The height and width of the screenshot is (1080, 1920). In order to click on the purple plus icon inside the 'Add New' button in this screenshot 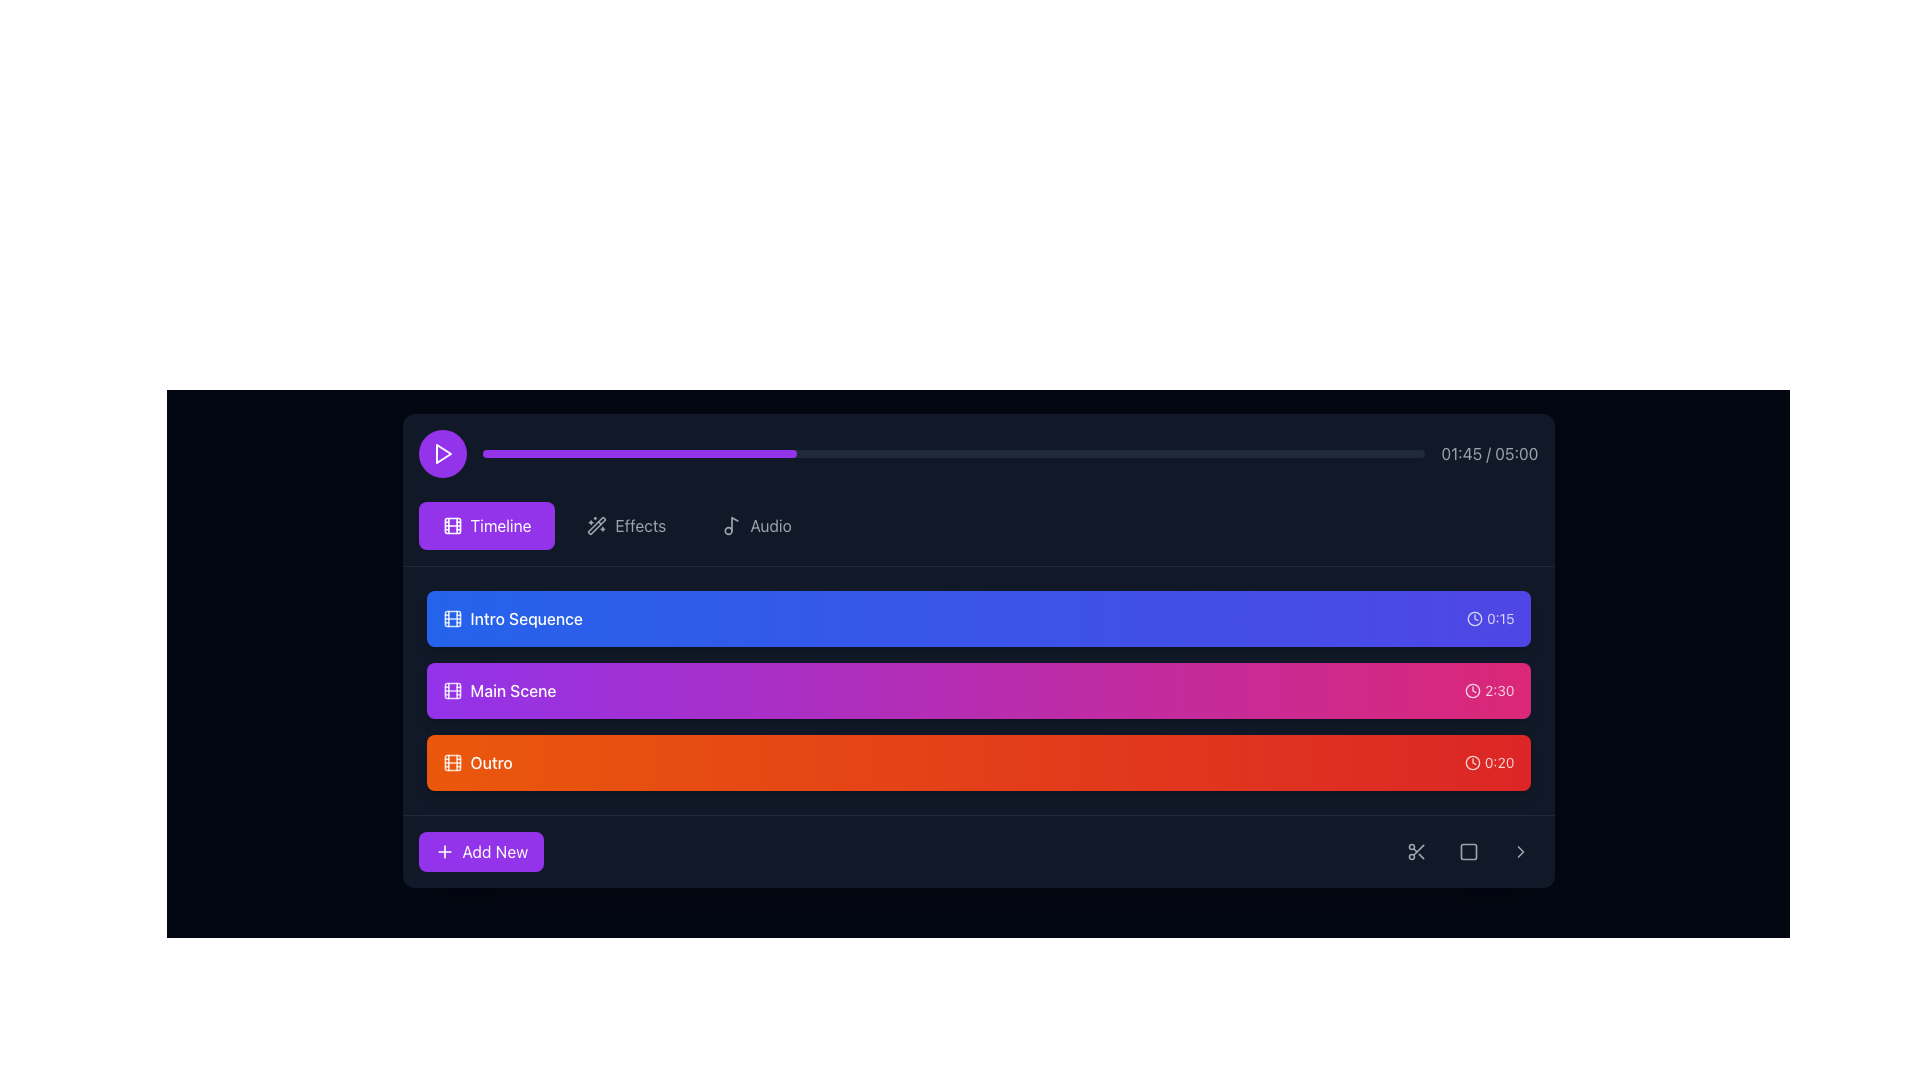, I will do `click(443, 852)`.